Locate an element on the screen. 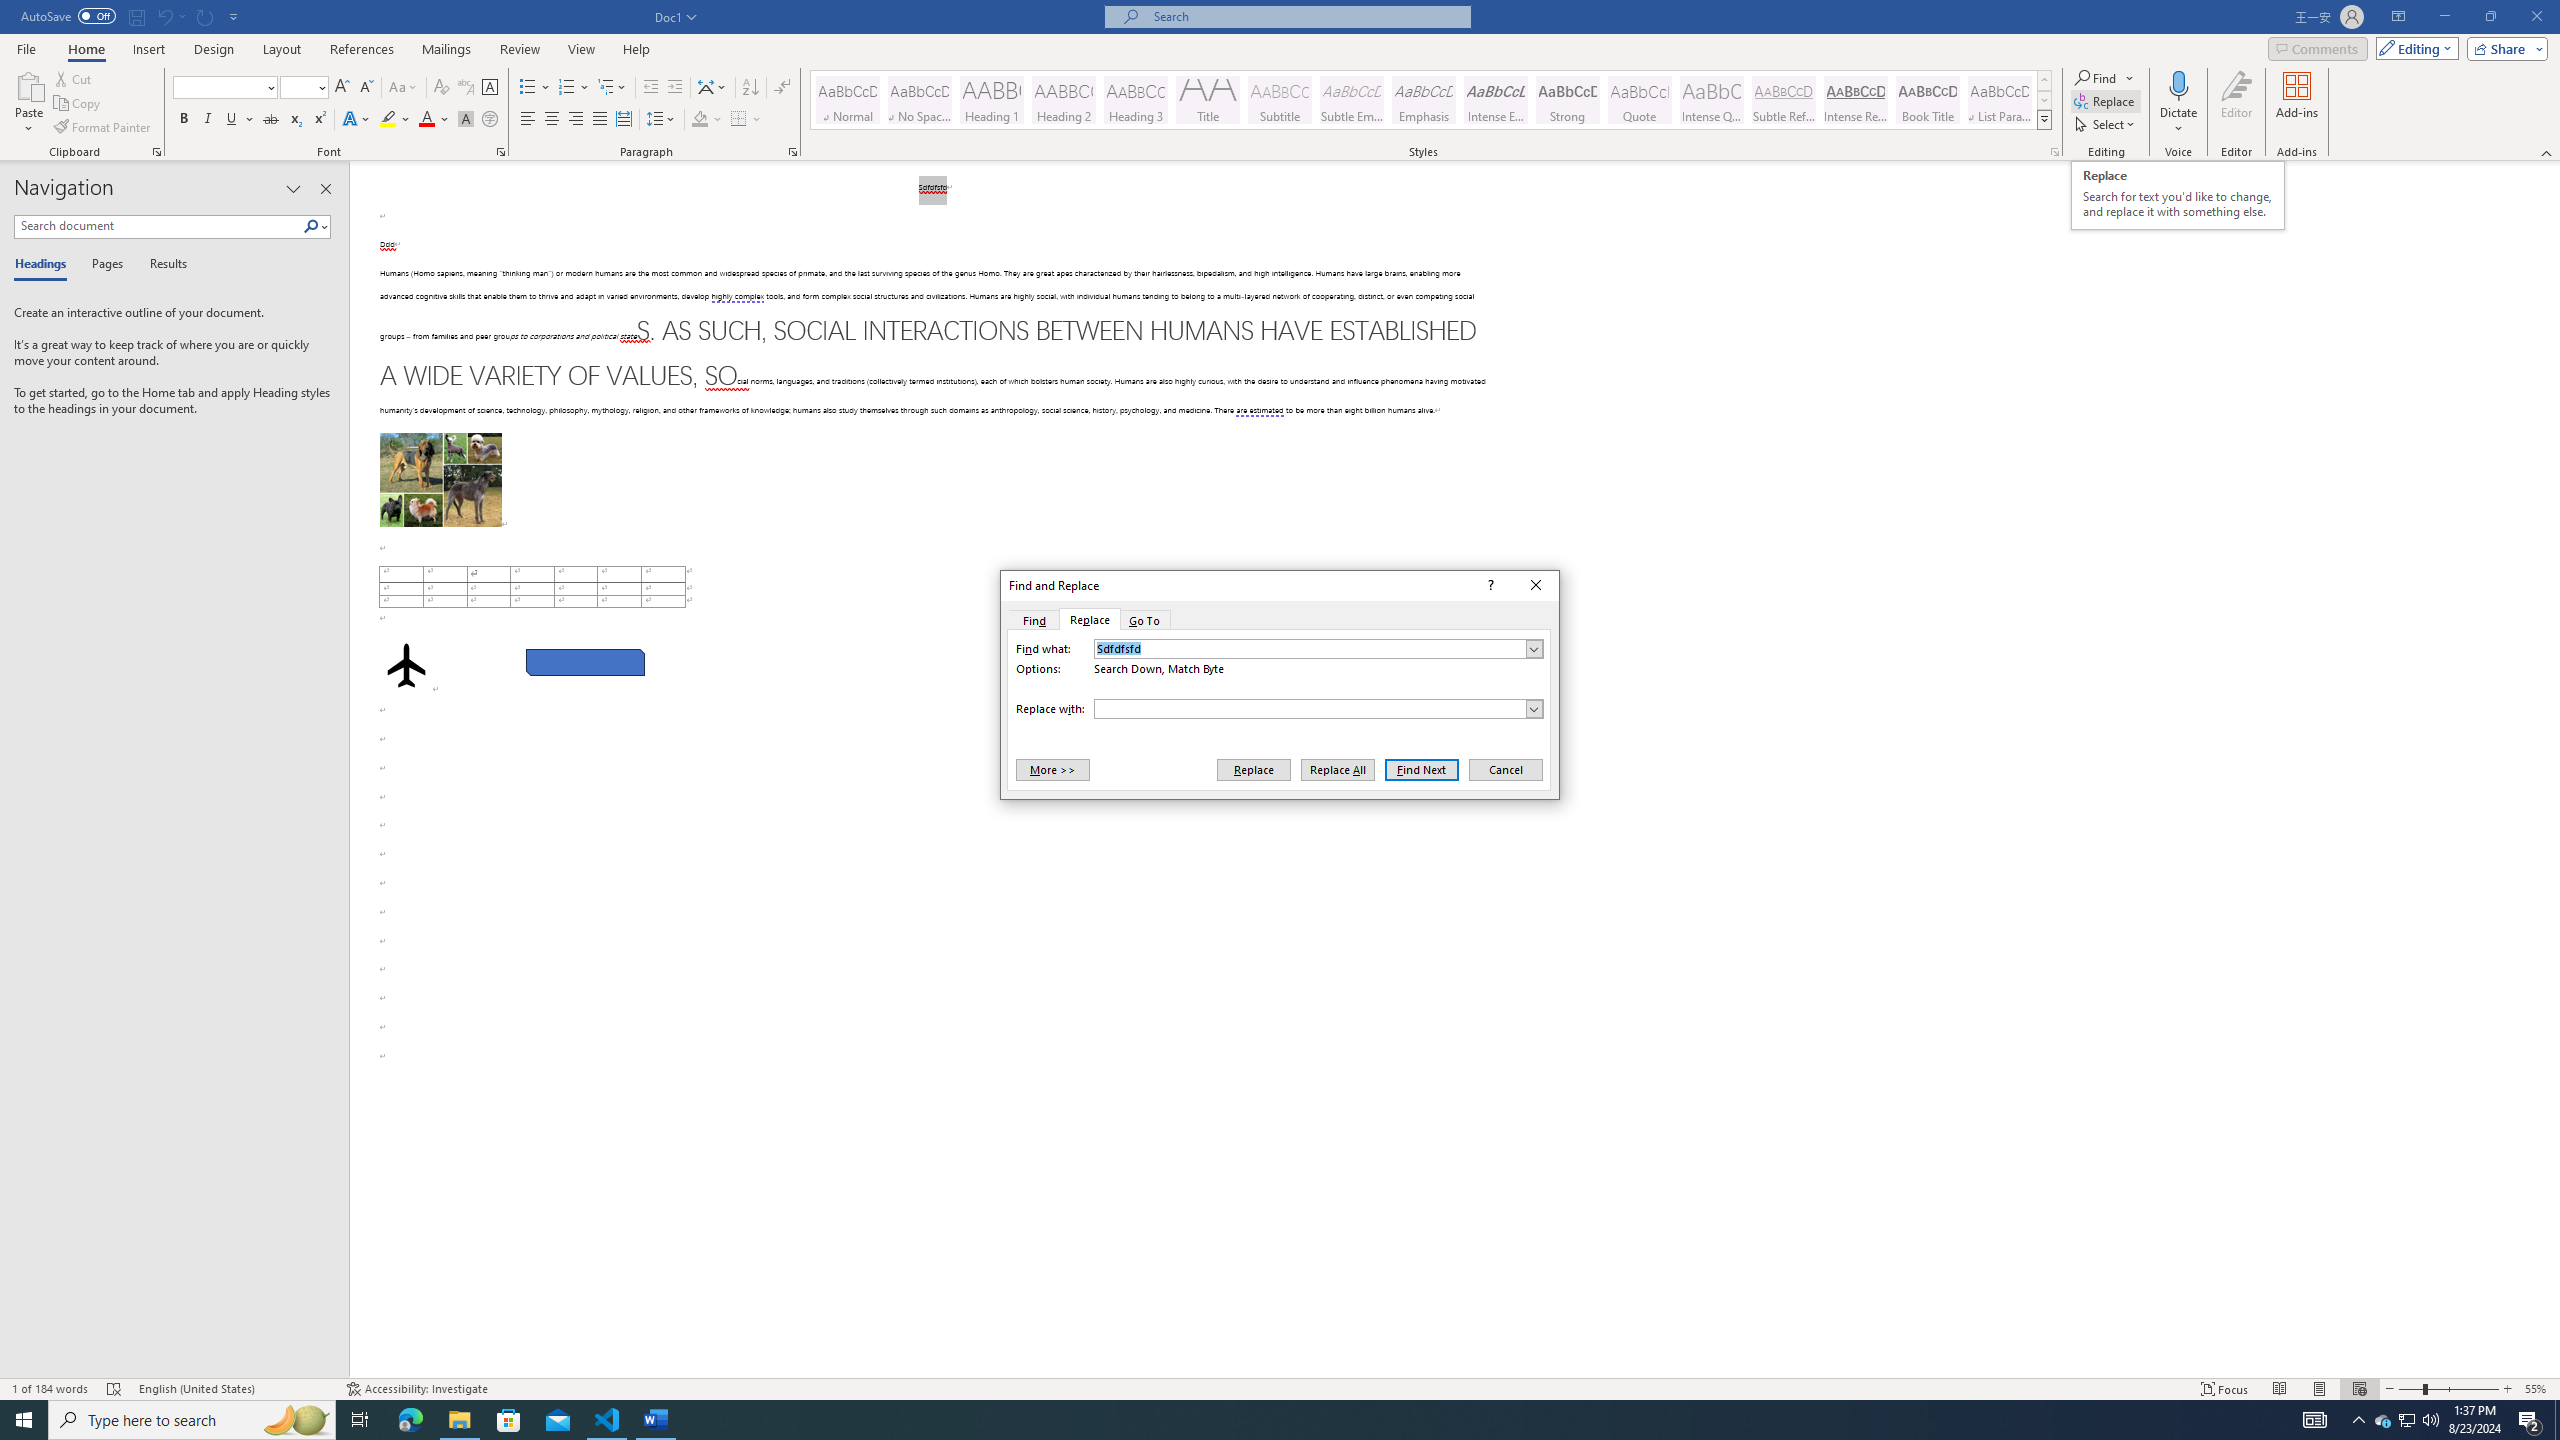  'Styles...' is located at coordinates (2054, 150).